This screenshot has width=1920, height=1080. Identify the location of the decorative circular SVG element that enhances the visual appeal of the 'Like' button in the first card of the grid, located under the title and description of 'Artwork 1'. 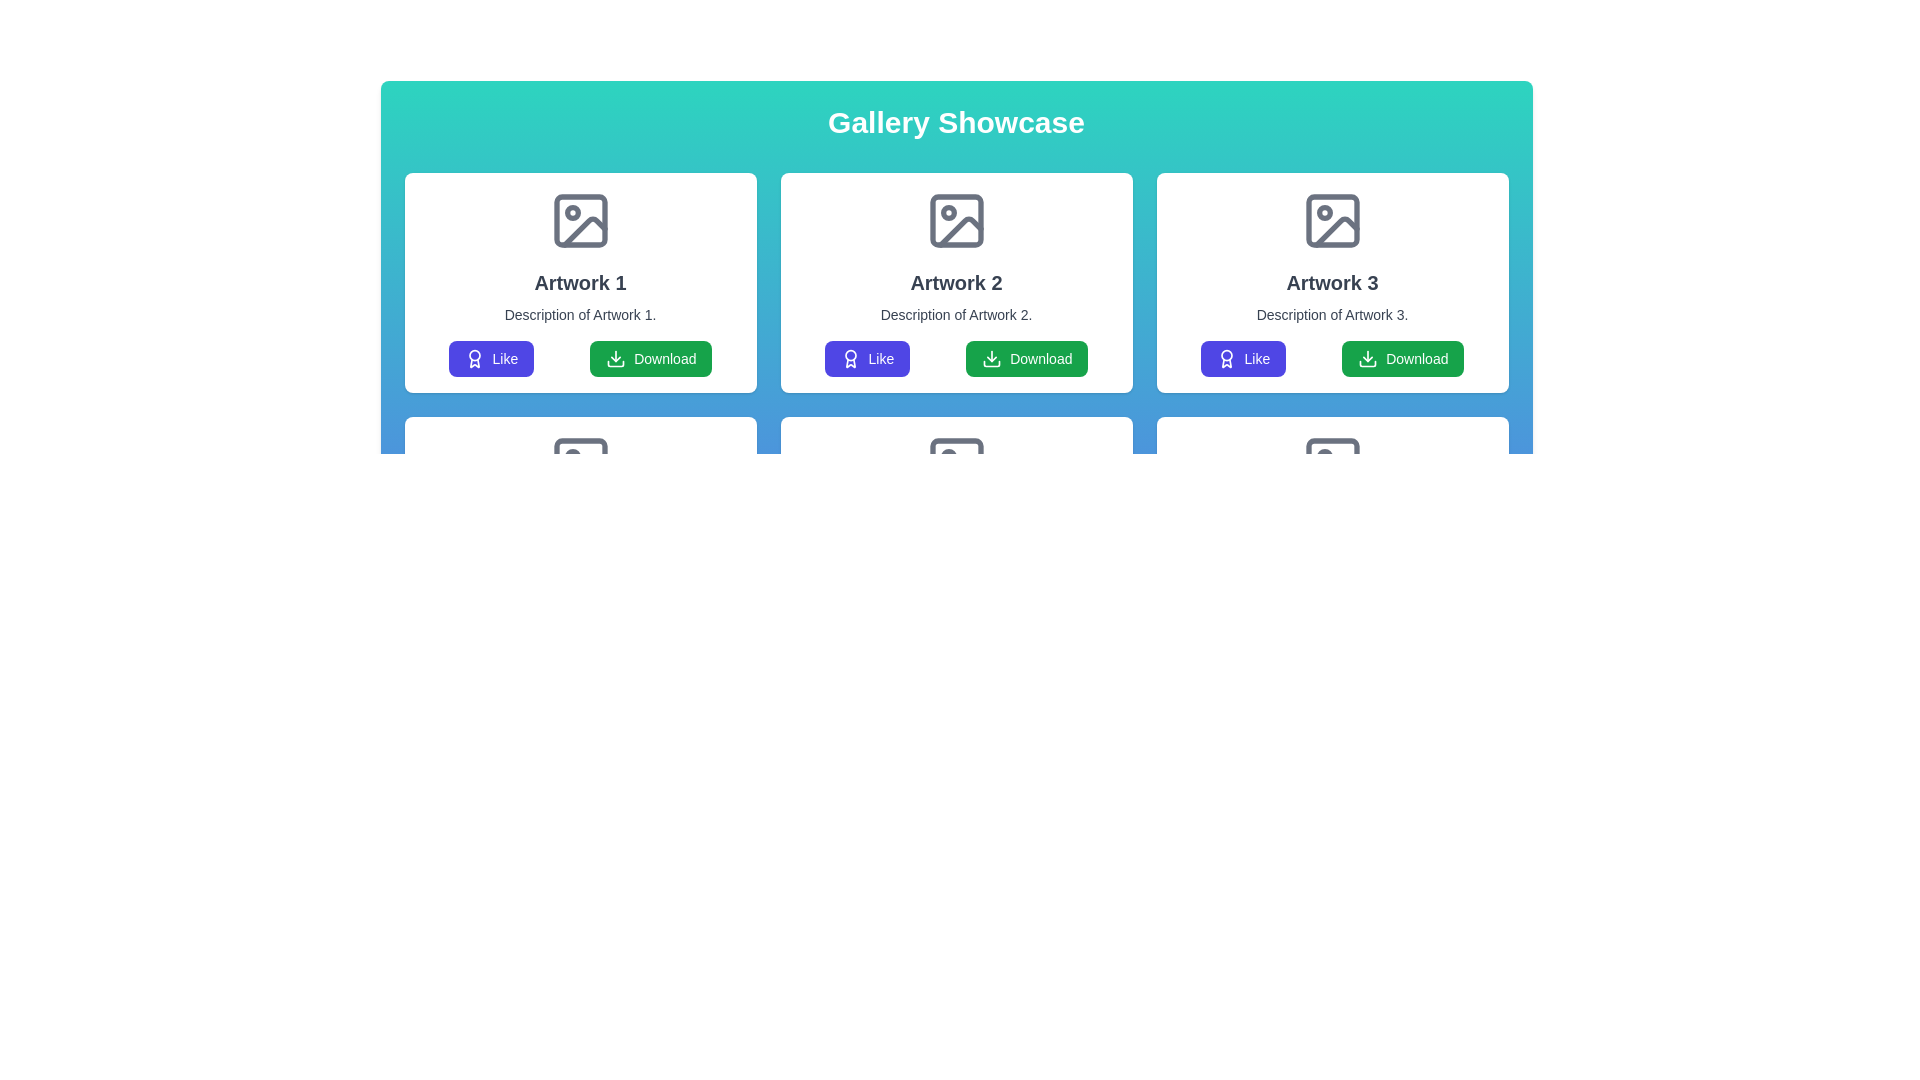
(473, 354).